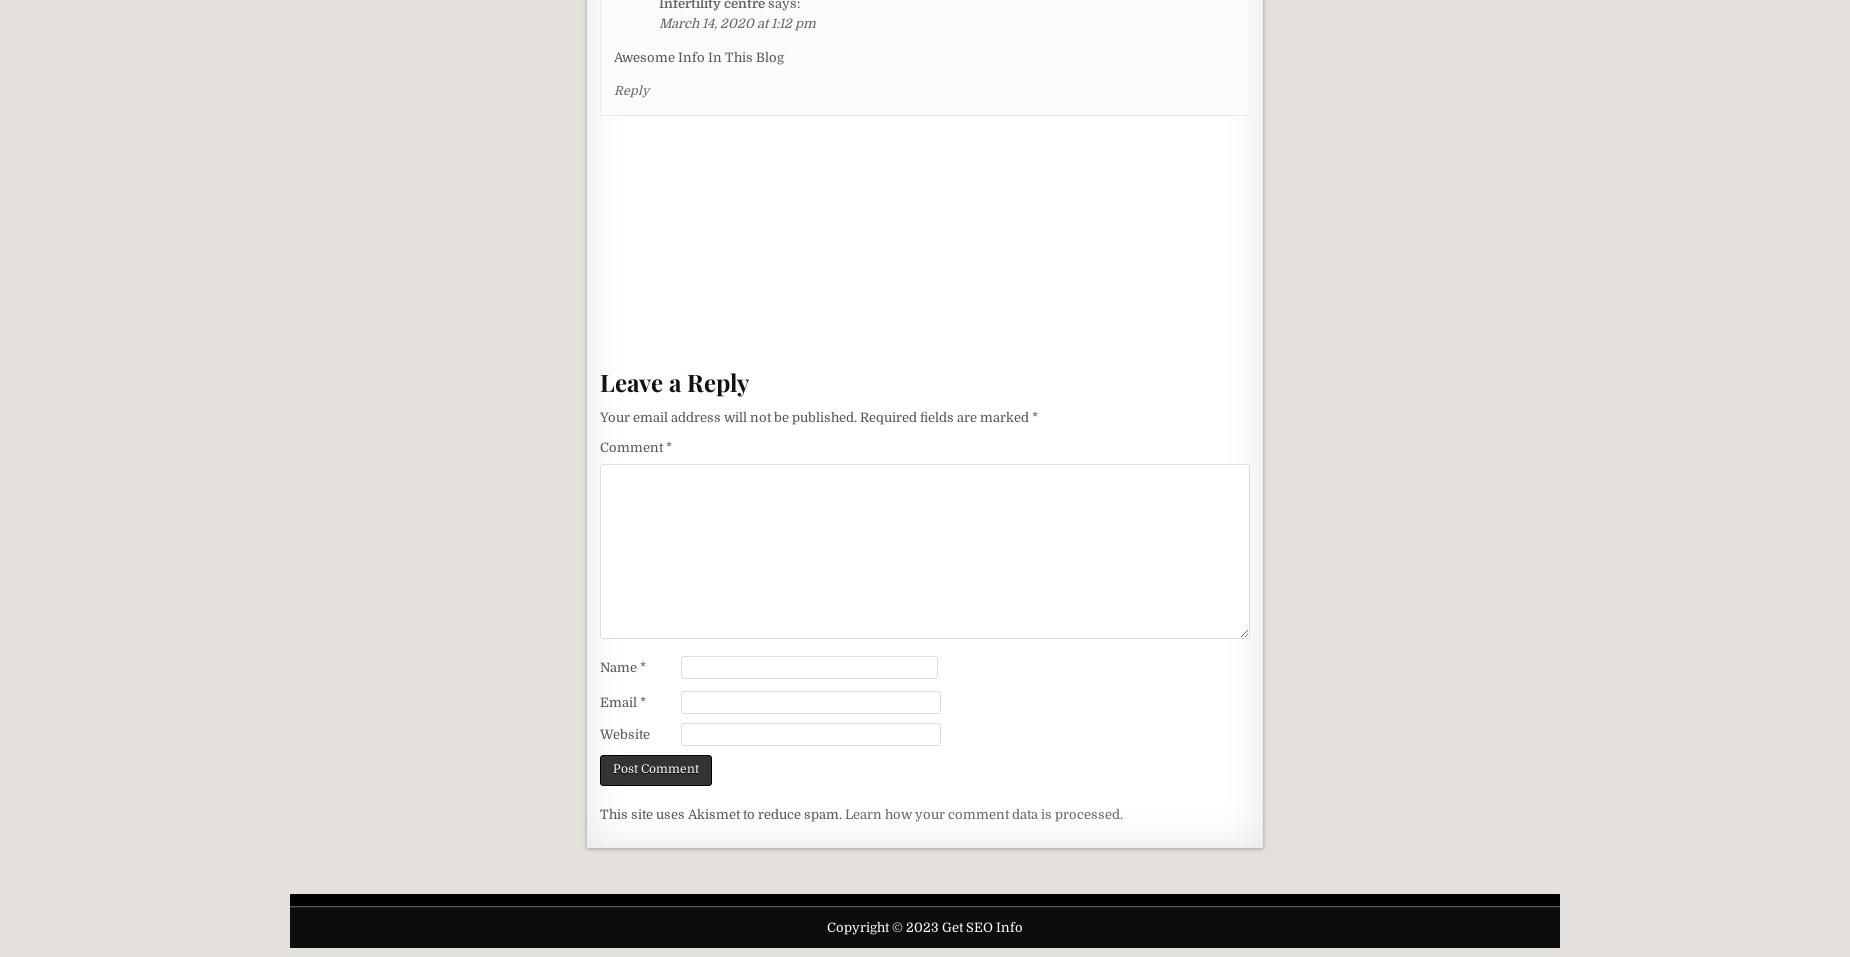  What do you see at coordinates (925, 926) in the screenshot?
I see `'Copyright © 2023 Get SEO Info'` at bounding box center [925, 926].